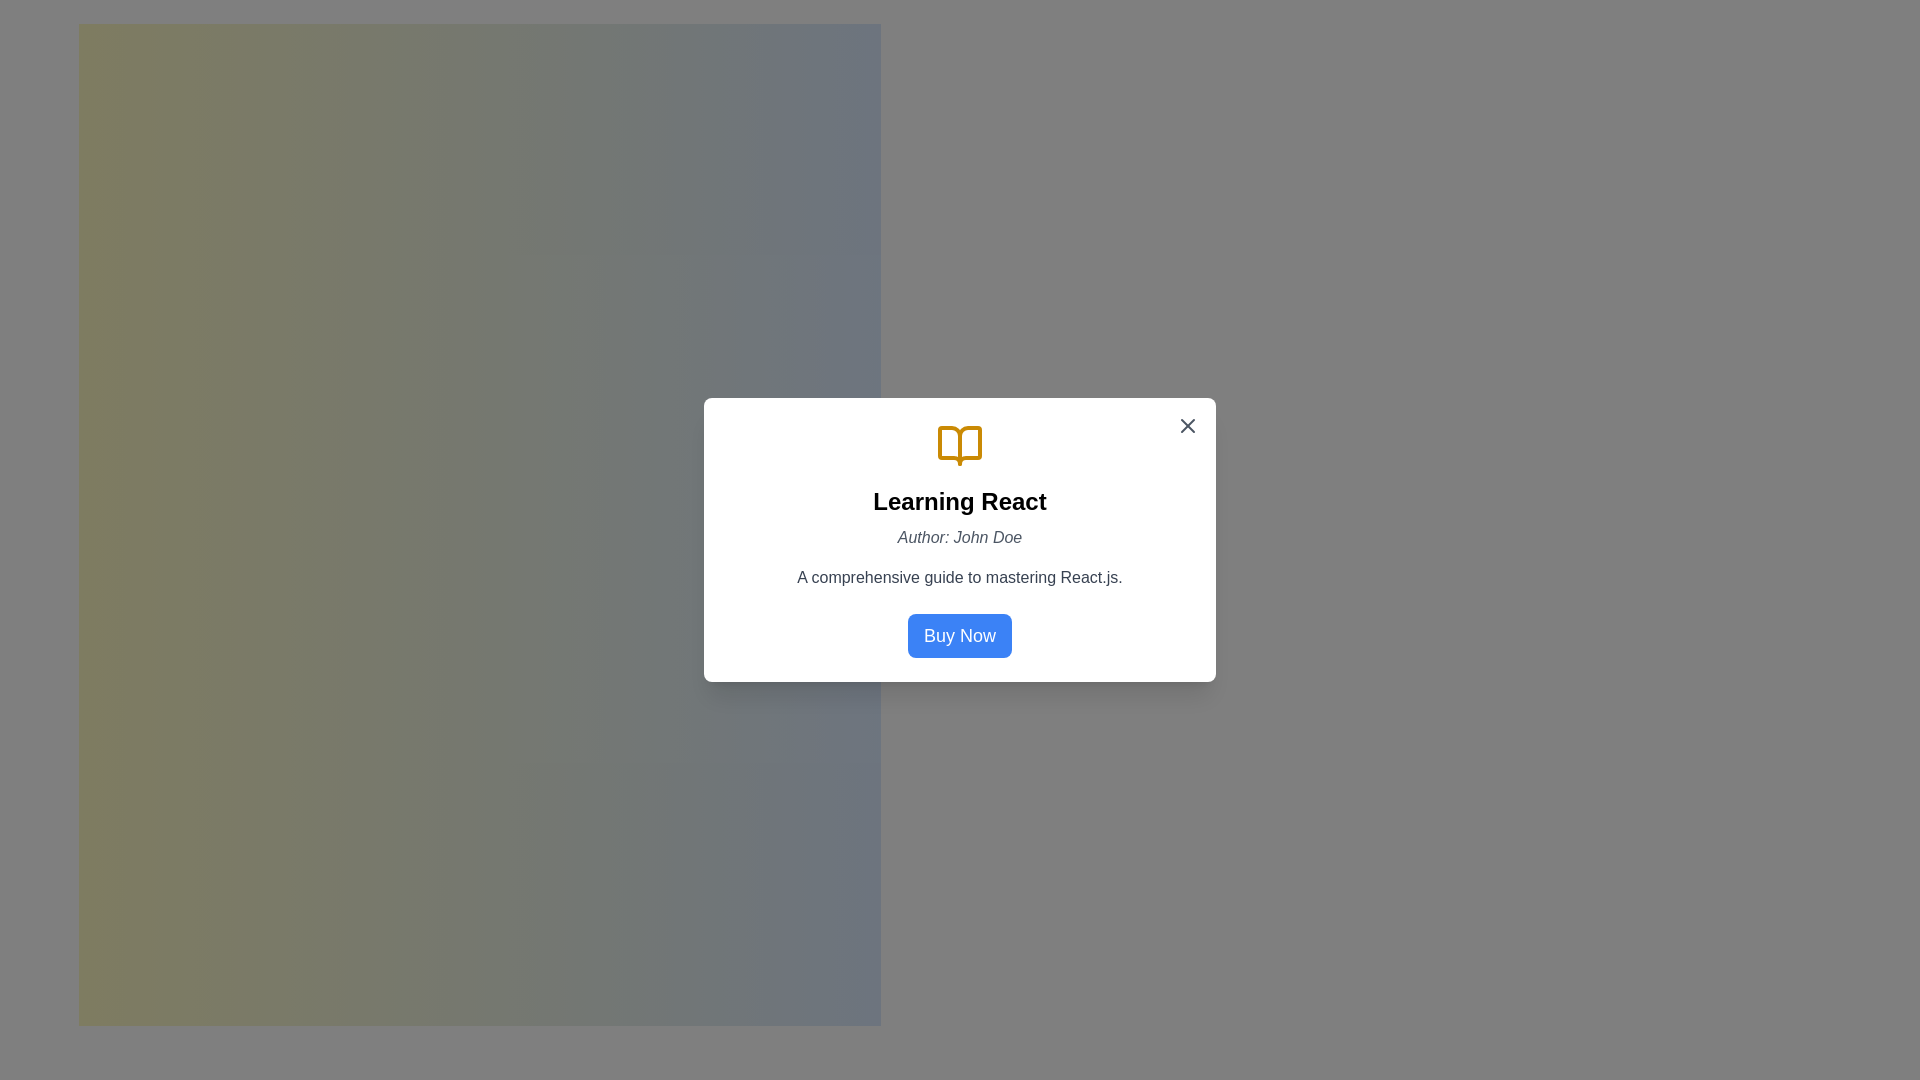 The width and height of the screenshot is (1920, 1080). What do you see at coordinates (960, 445) in the screenshot?
I see `the decorative book icon located at the top-center of the white dialog box on the webpage` at bounding box center [960, 445].